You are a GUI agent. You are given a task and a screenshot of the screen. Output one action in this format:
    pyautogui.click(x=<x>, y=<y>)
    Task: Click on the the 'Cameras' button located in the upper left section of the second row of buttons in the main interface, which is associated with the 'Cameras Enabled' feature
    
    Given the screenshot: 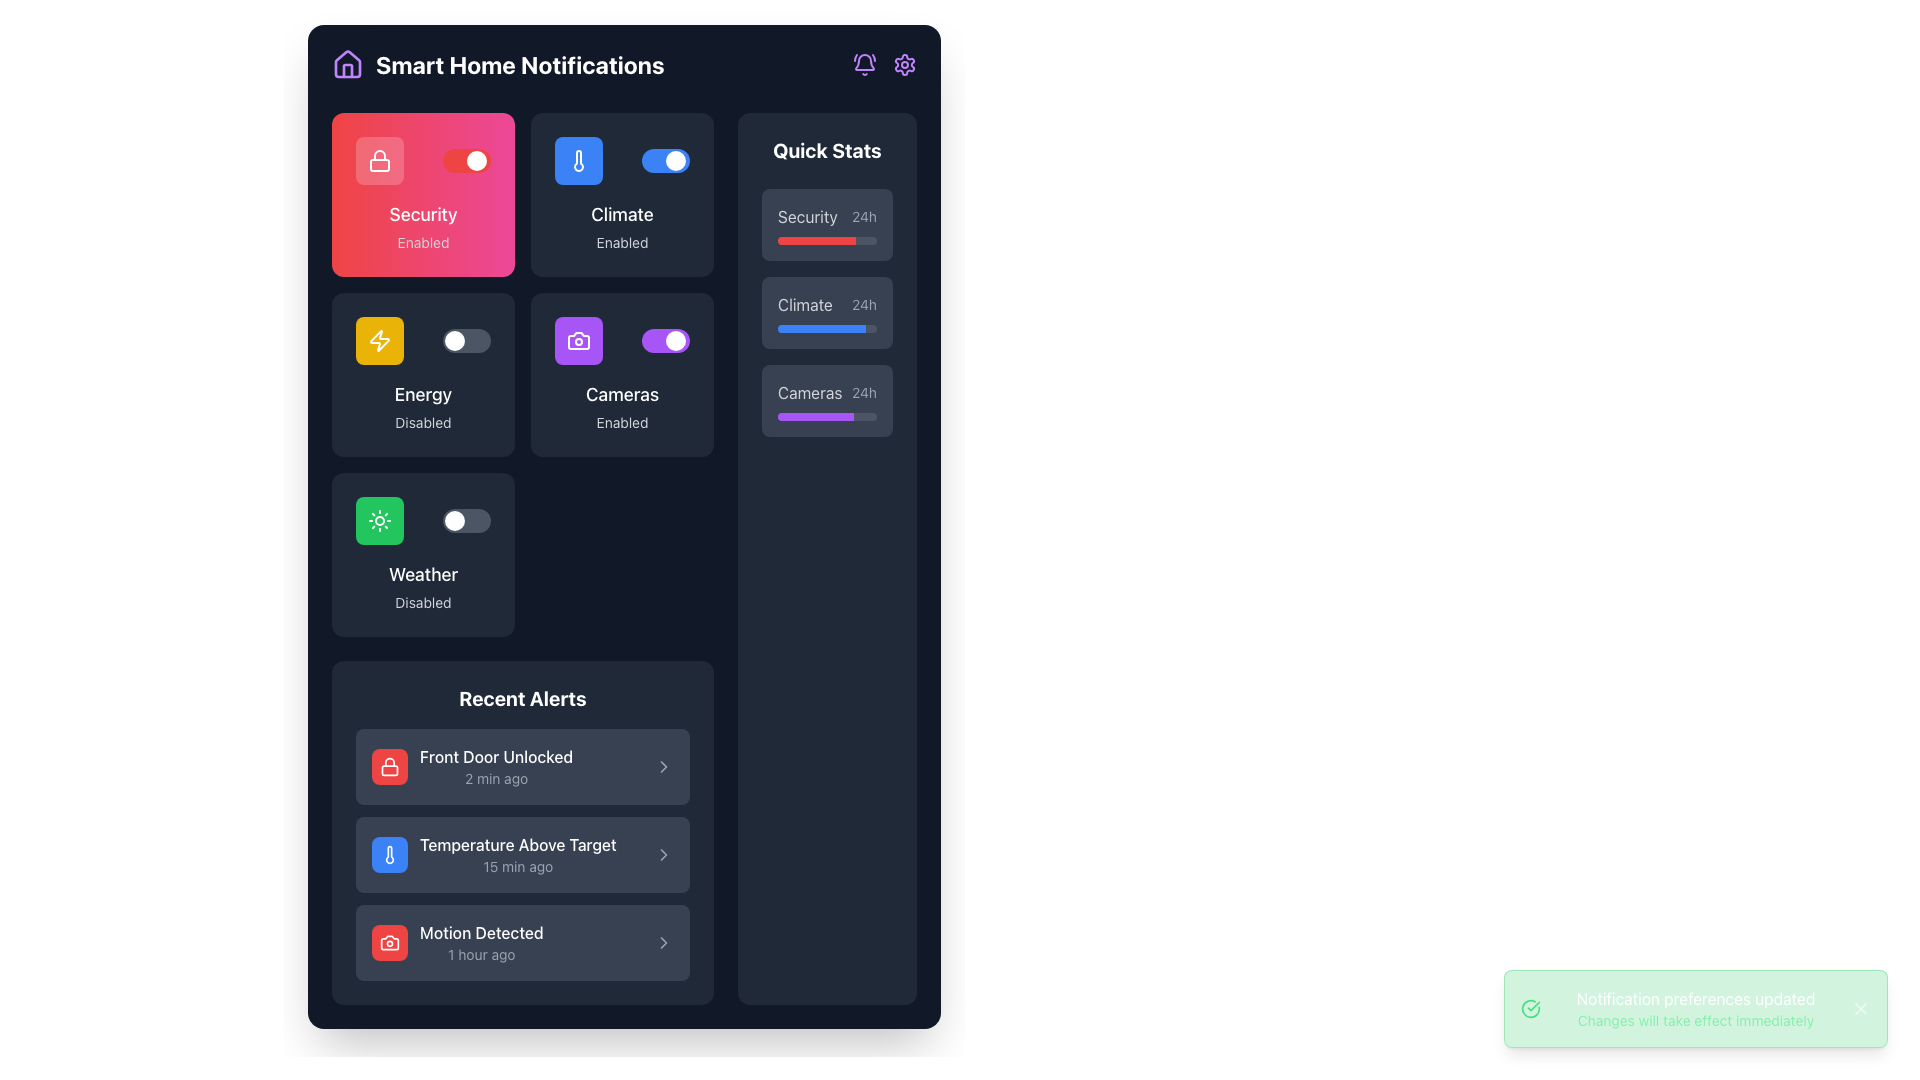 What is the action you would take?
    pyautogui.click(x=578, y=339)
    